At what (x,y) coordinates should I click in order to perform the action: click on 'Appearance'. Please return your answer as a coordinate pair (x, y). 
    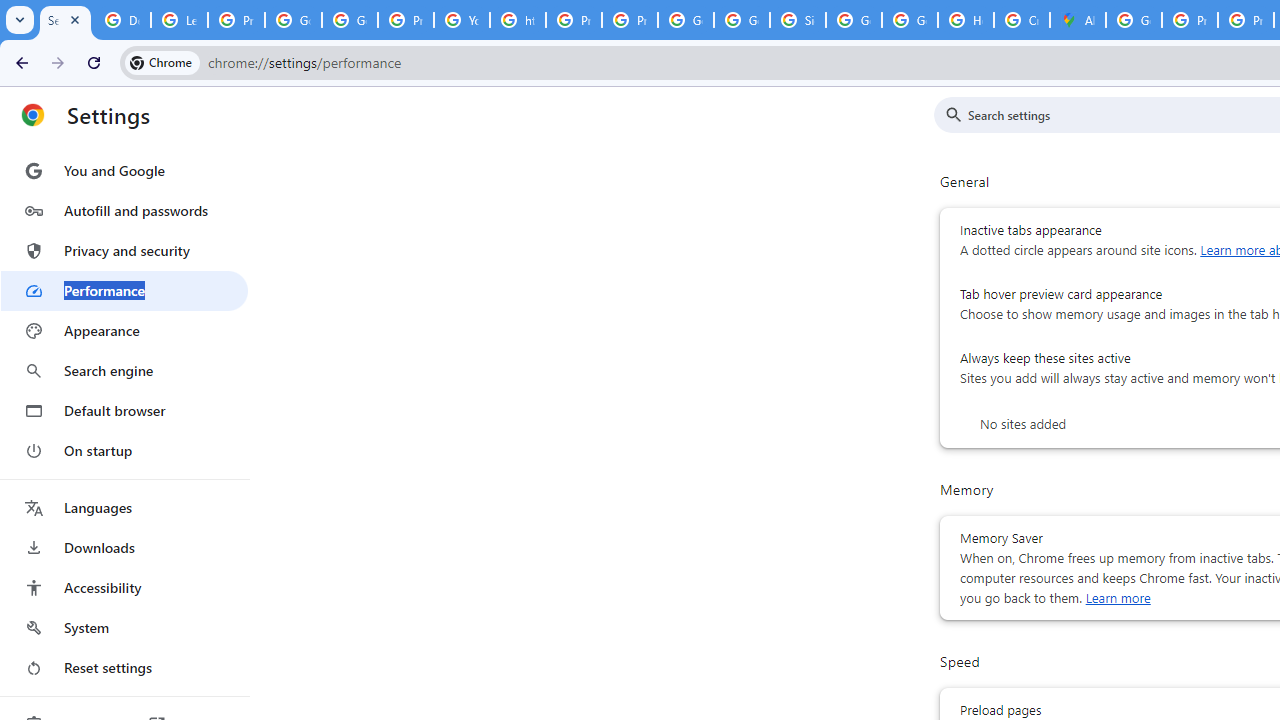
    Looking at the image, I should click on (123, 330).